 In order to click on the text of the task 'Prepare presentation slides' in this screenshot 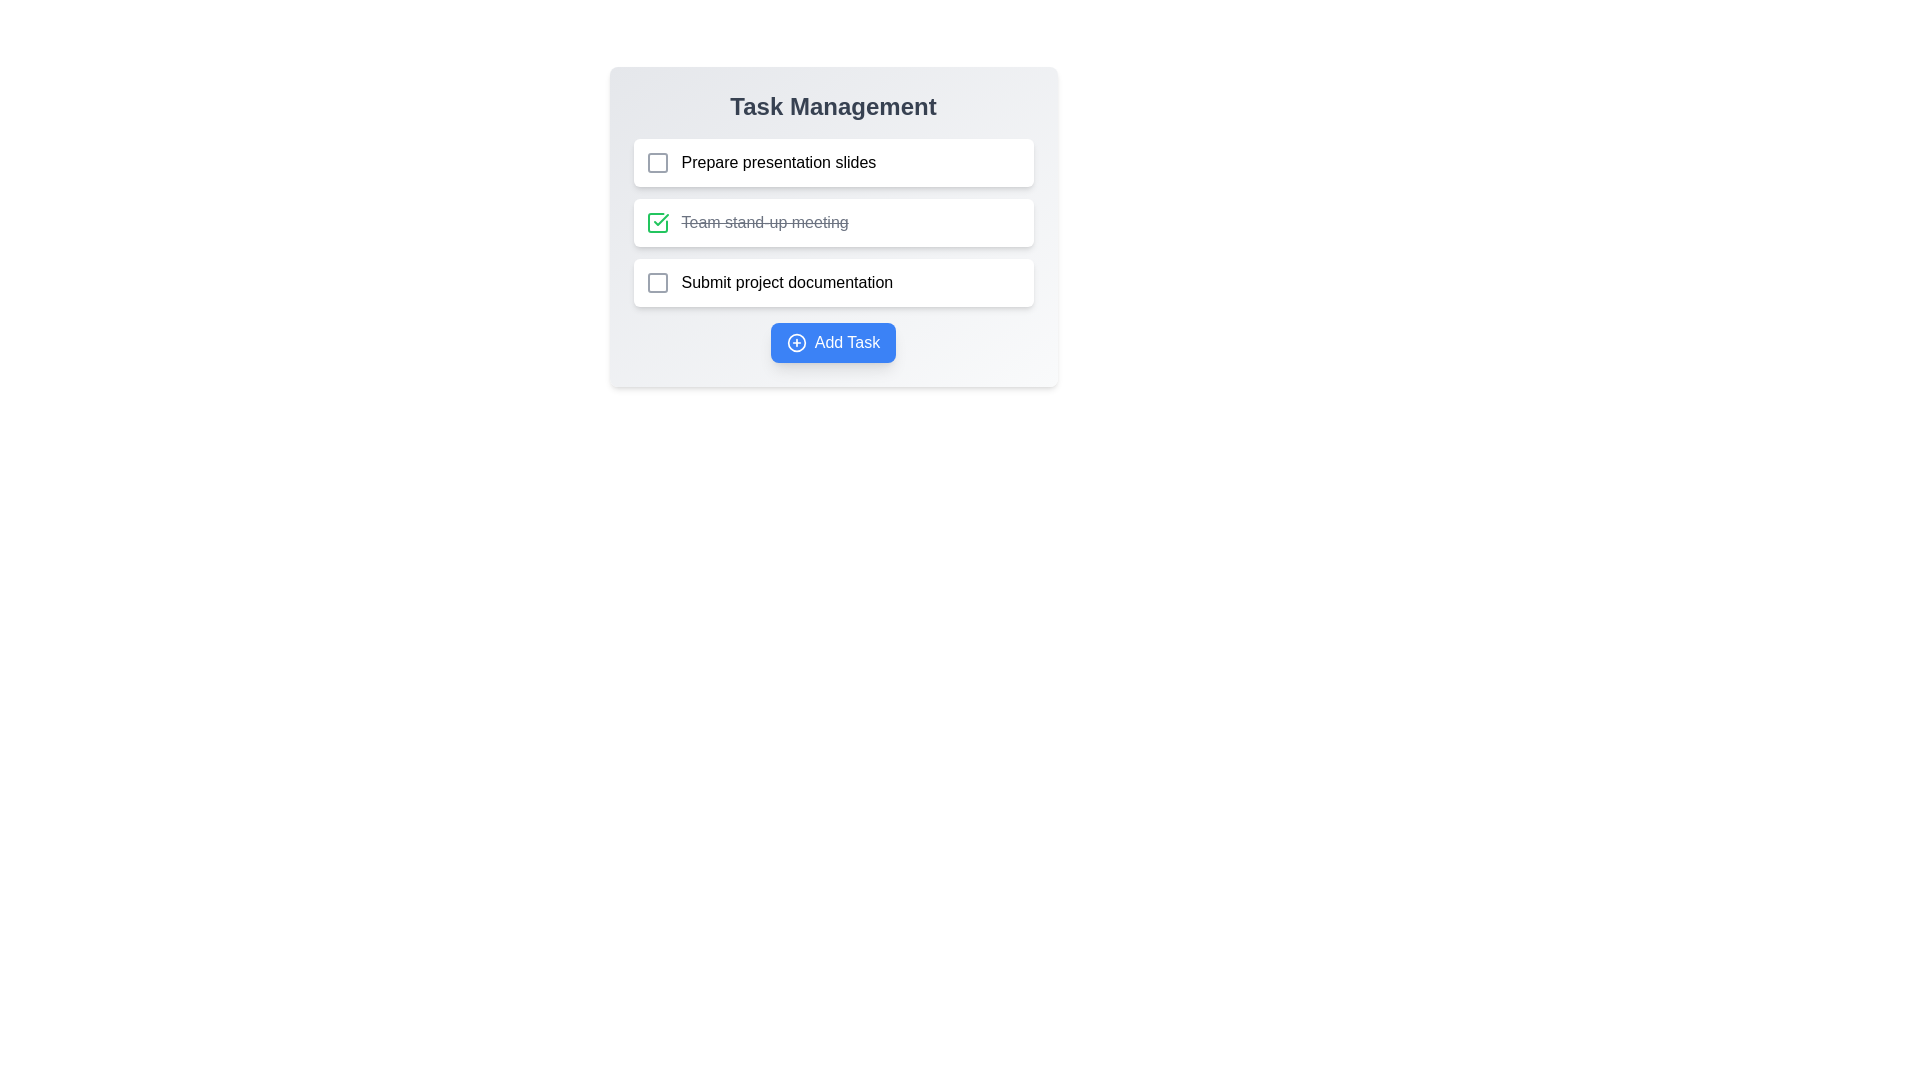, I will do `click(777, 161)`.